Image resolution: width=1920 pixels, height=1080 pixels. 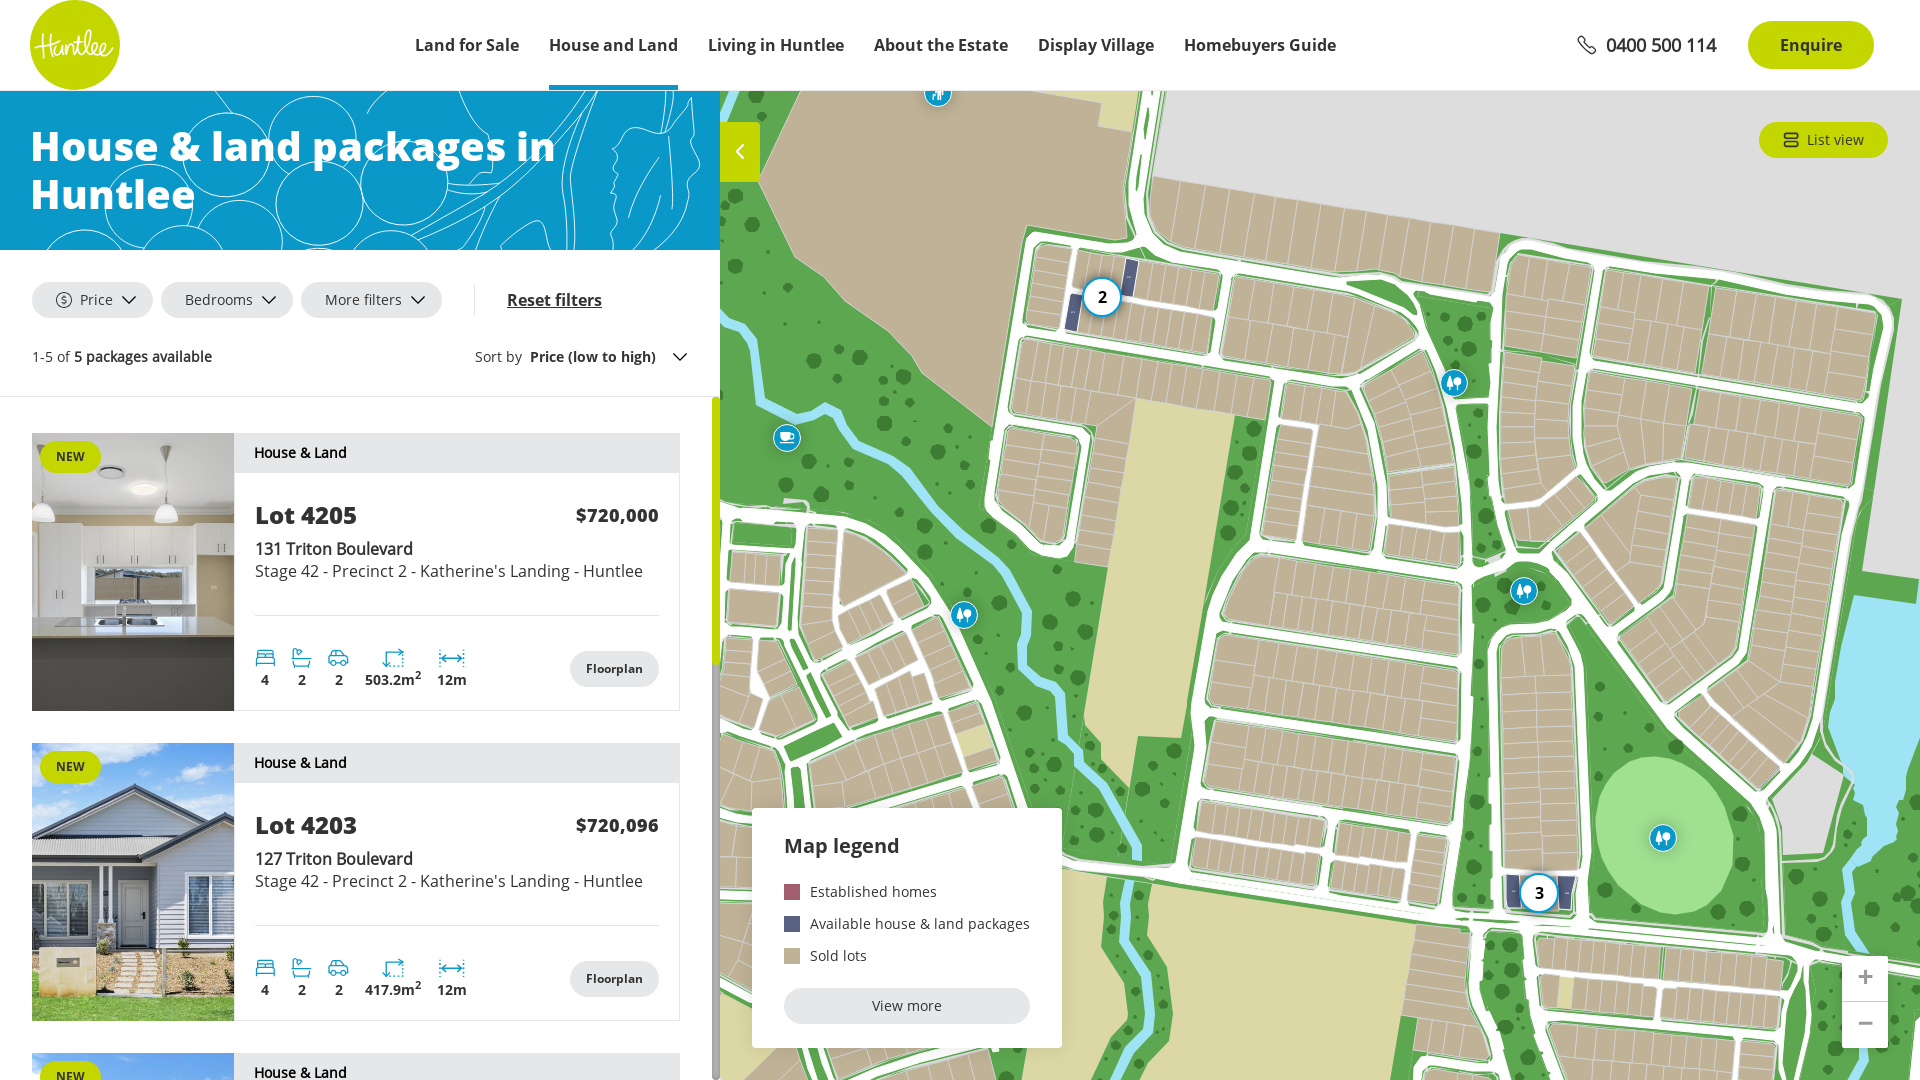 What do you see at coordinates (906, 1006) in the screenshot?
I see `'View more'` at bounding box center [906, 1006].